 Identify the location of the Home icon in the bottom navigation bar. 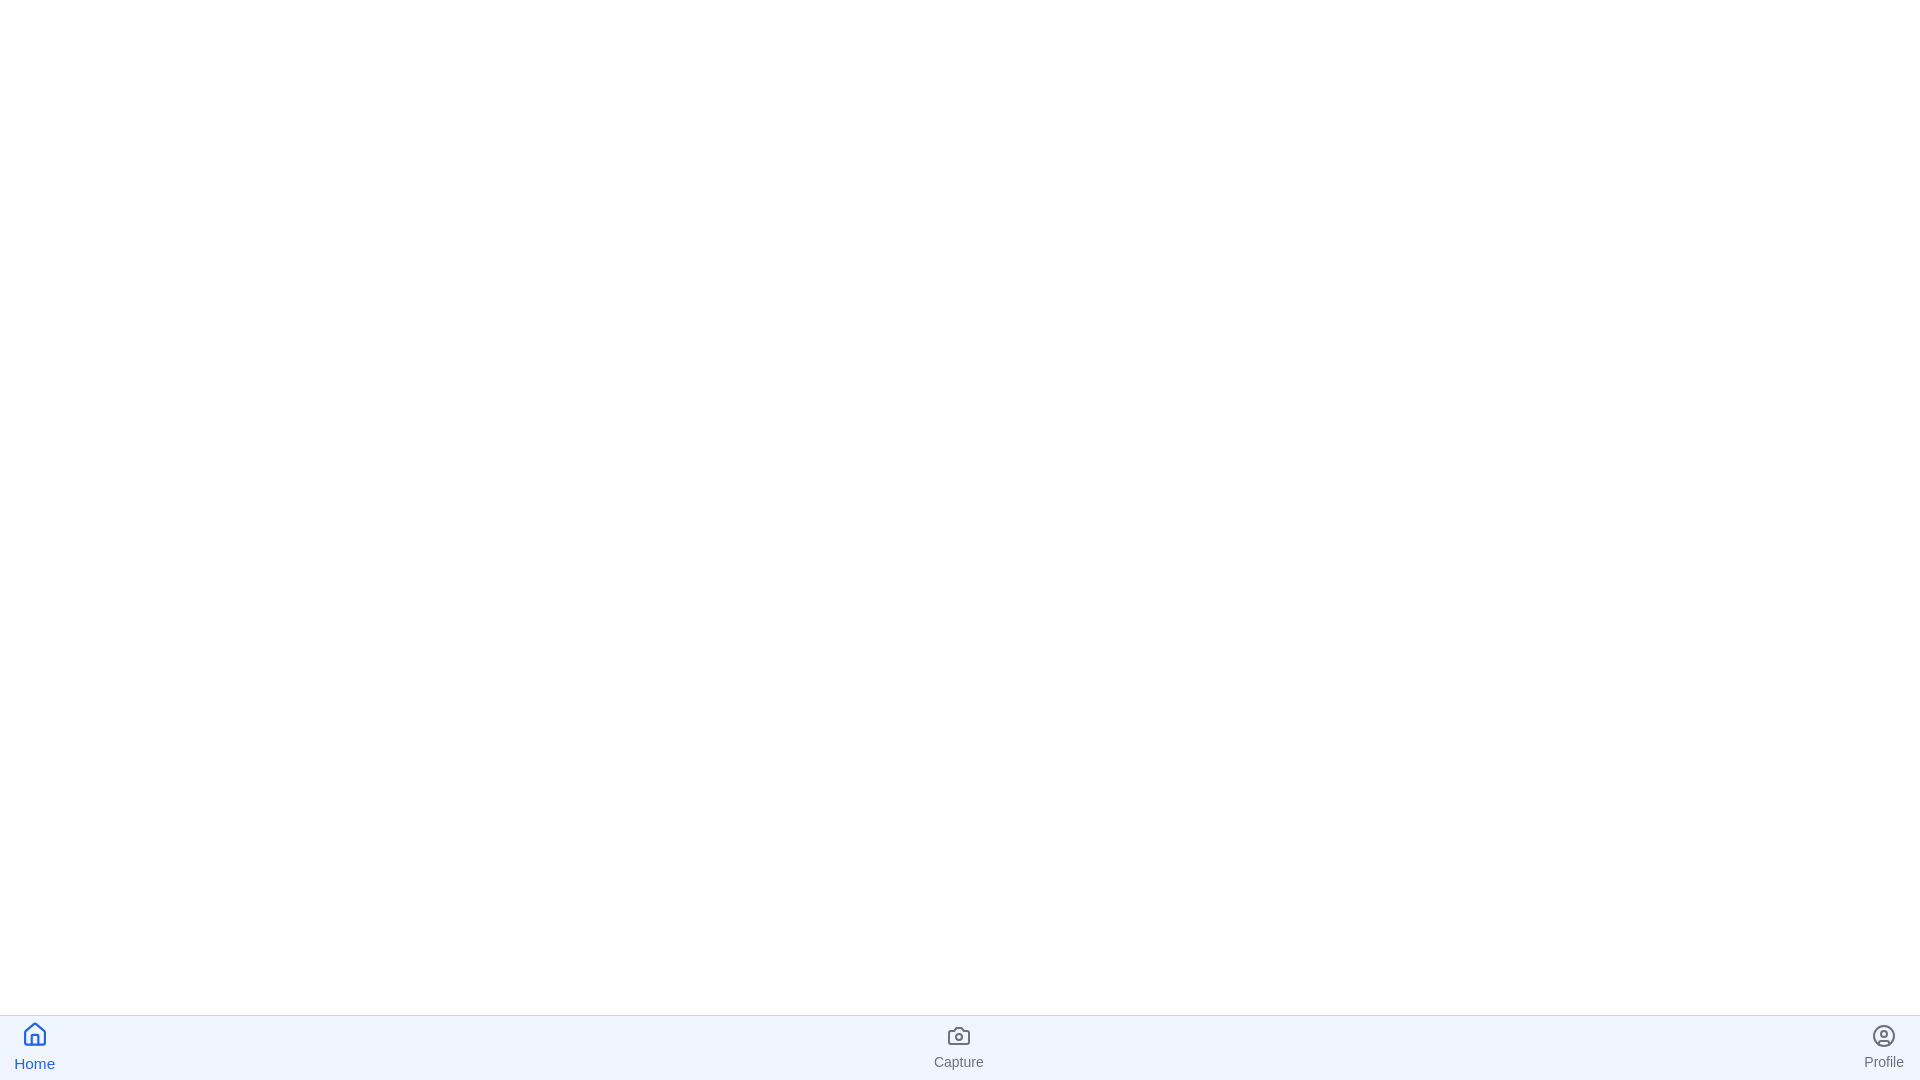
(33, 1047).